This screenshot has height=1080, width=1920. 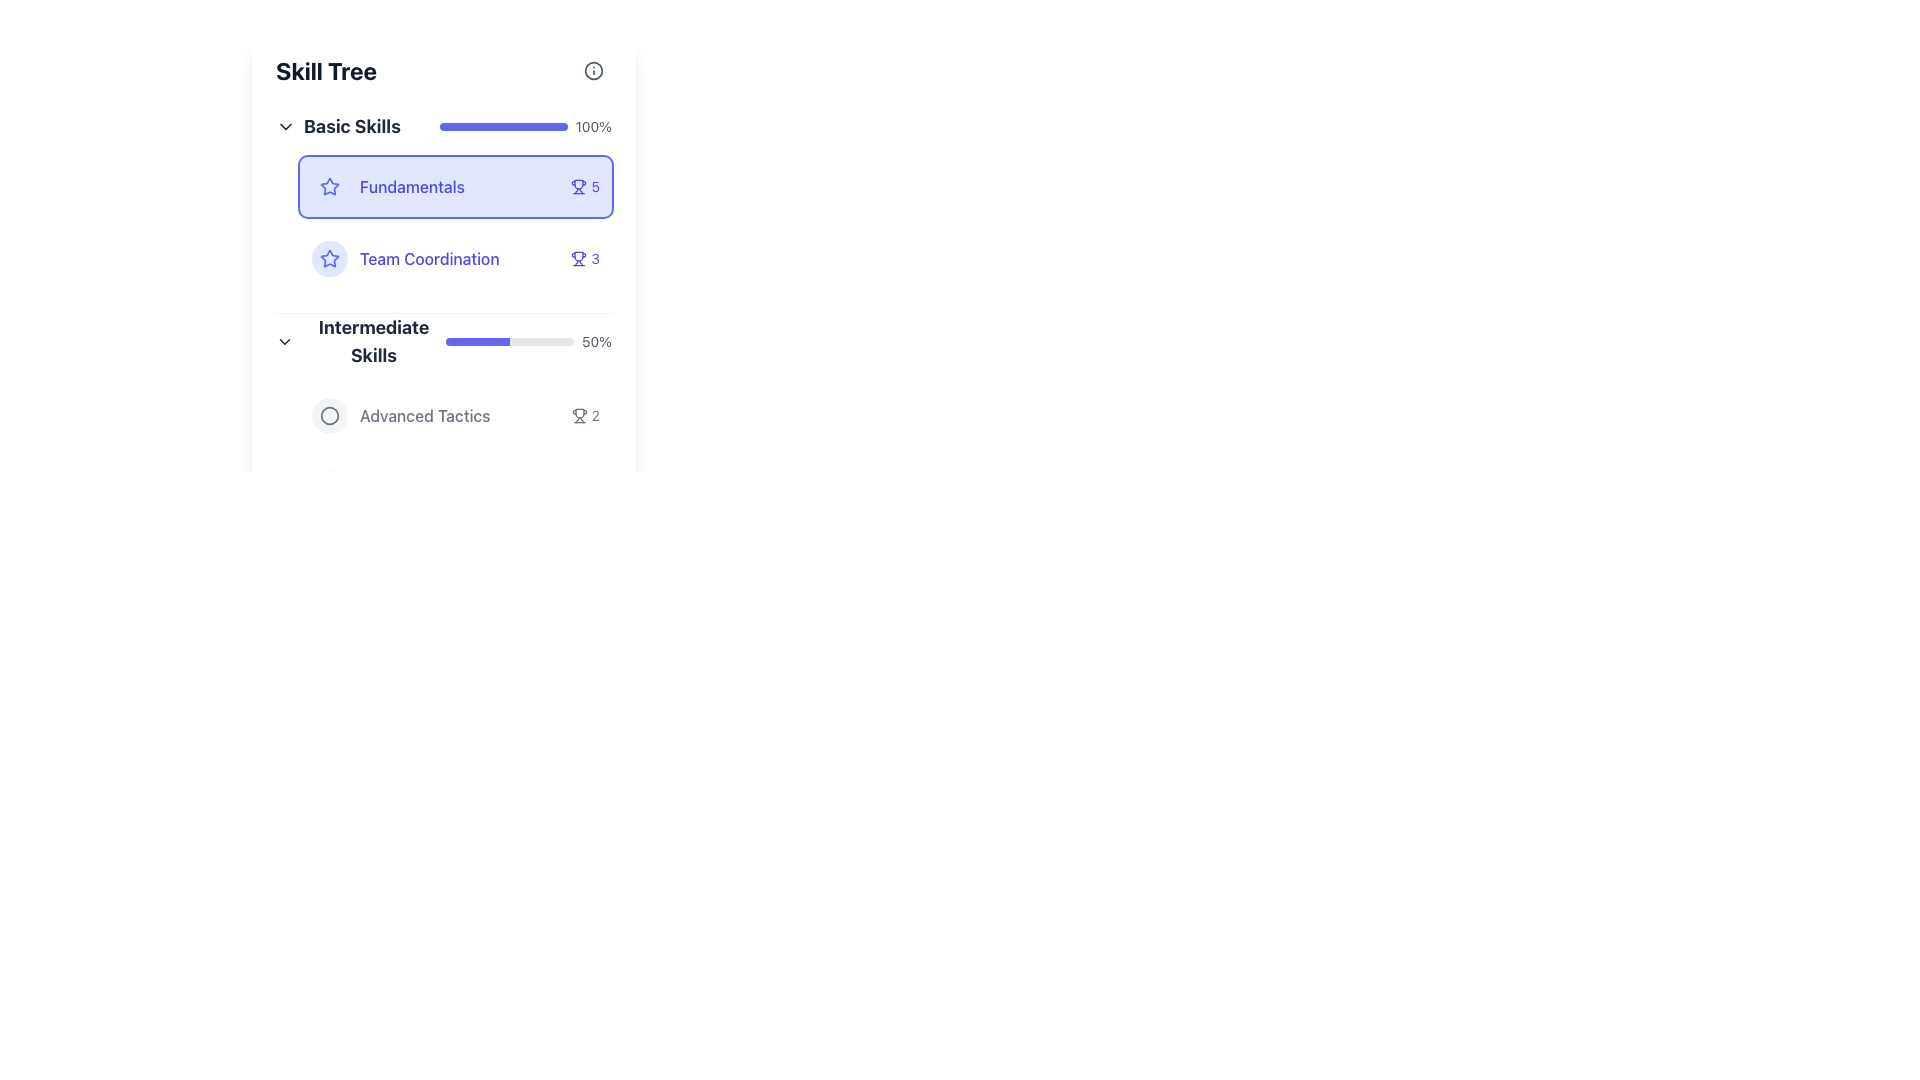 I want to click on the star-shaped icon outlined in blue, which is positioned next to the text 'Fundamentals' in the 'Basic Skills' section, so click(x=330, y=257).